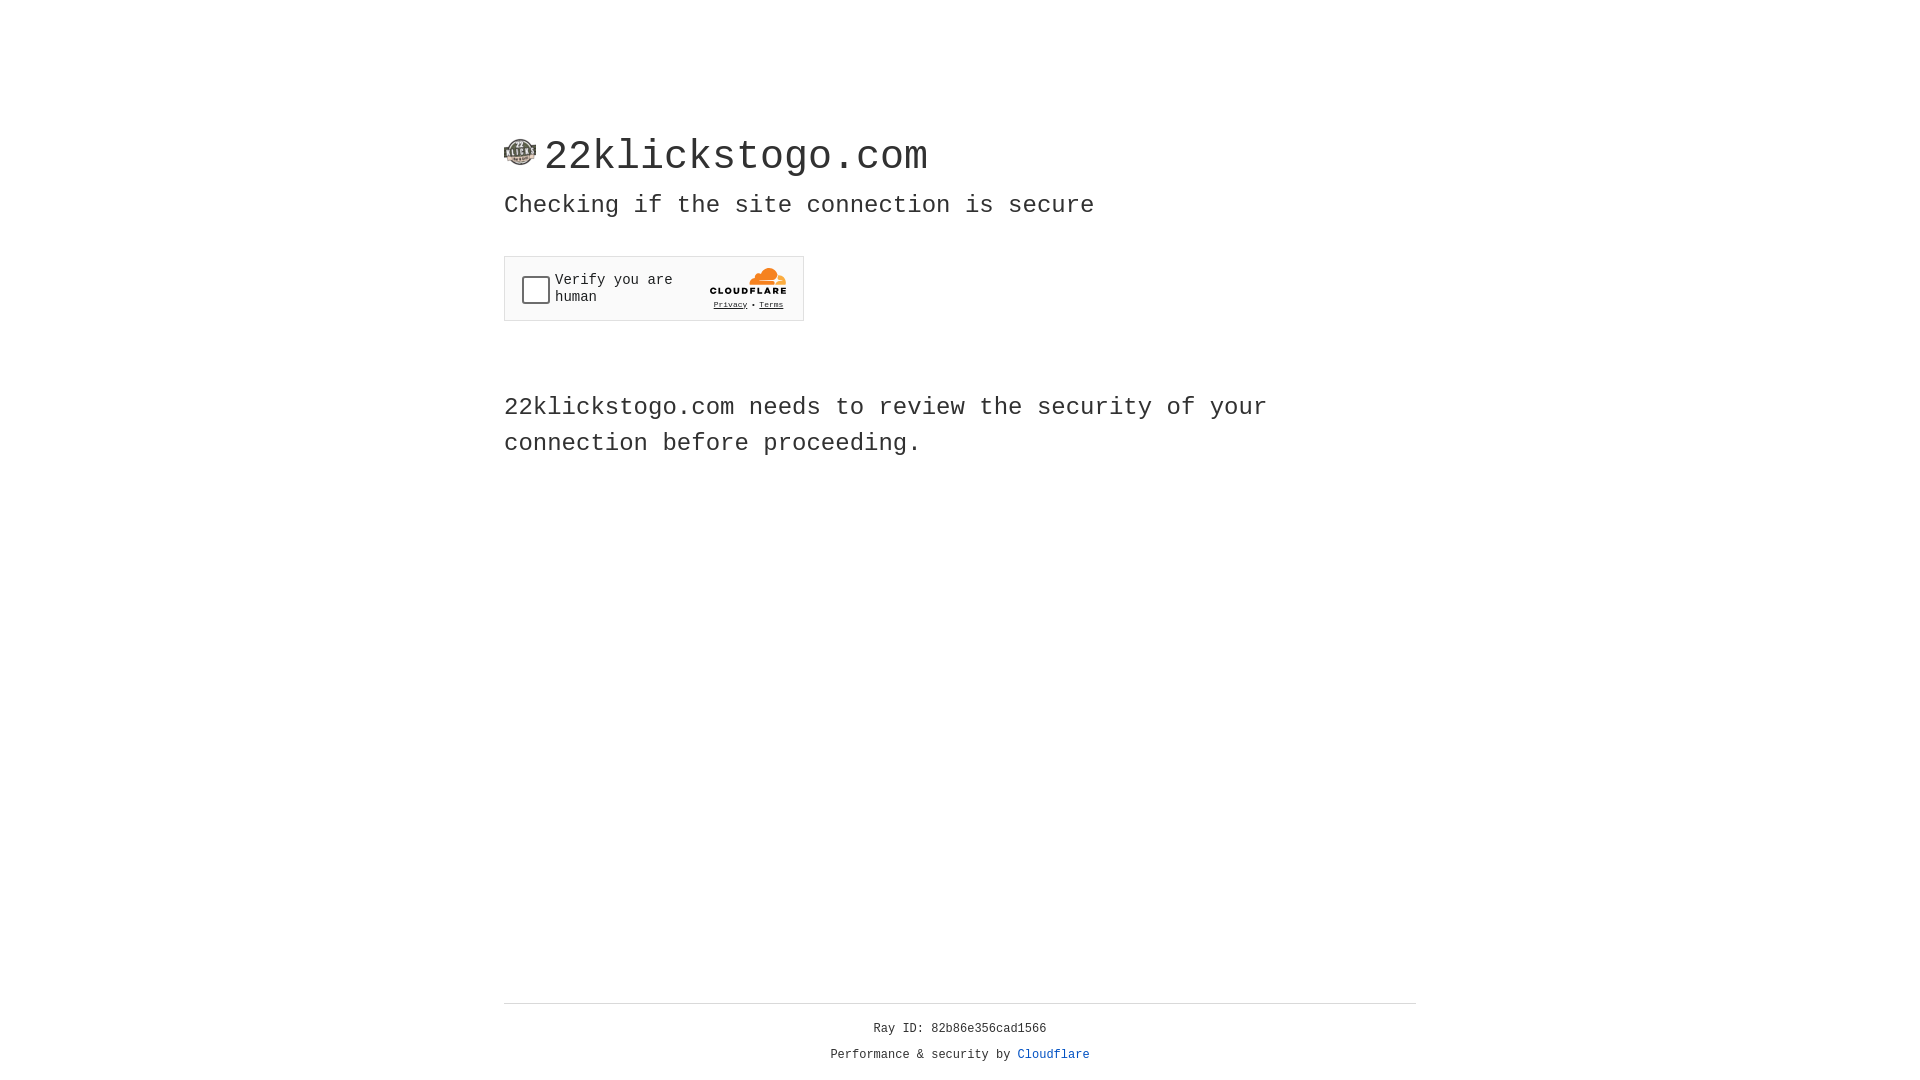 This screenshot has width=1920, height=1080. What do you see at coordinates (1053, 1054) in the screenshot?
I see `'Cloudflare'` at bounding box center [1053, 1054].